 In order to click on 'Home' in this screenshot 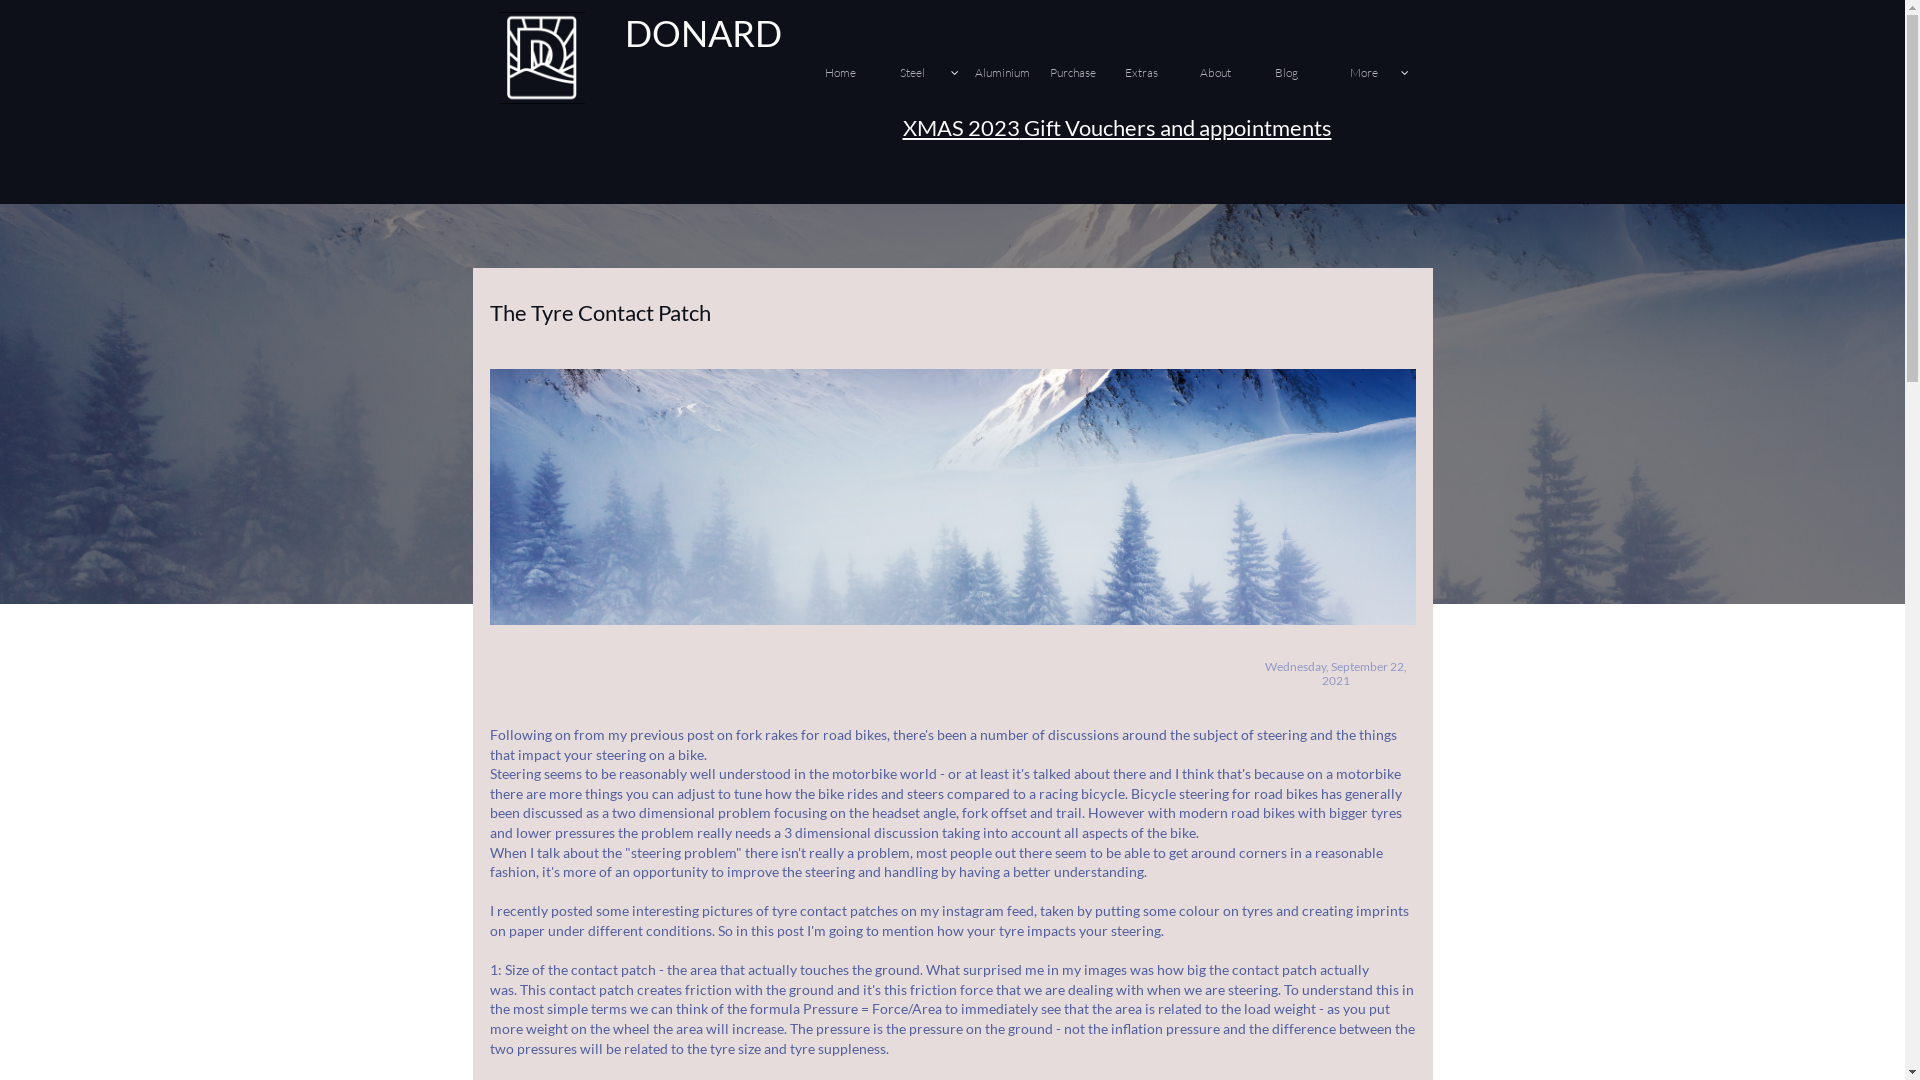, I will do `click(859, 72)`.